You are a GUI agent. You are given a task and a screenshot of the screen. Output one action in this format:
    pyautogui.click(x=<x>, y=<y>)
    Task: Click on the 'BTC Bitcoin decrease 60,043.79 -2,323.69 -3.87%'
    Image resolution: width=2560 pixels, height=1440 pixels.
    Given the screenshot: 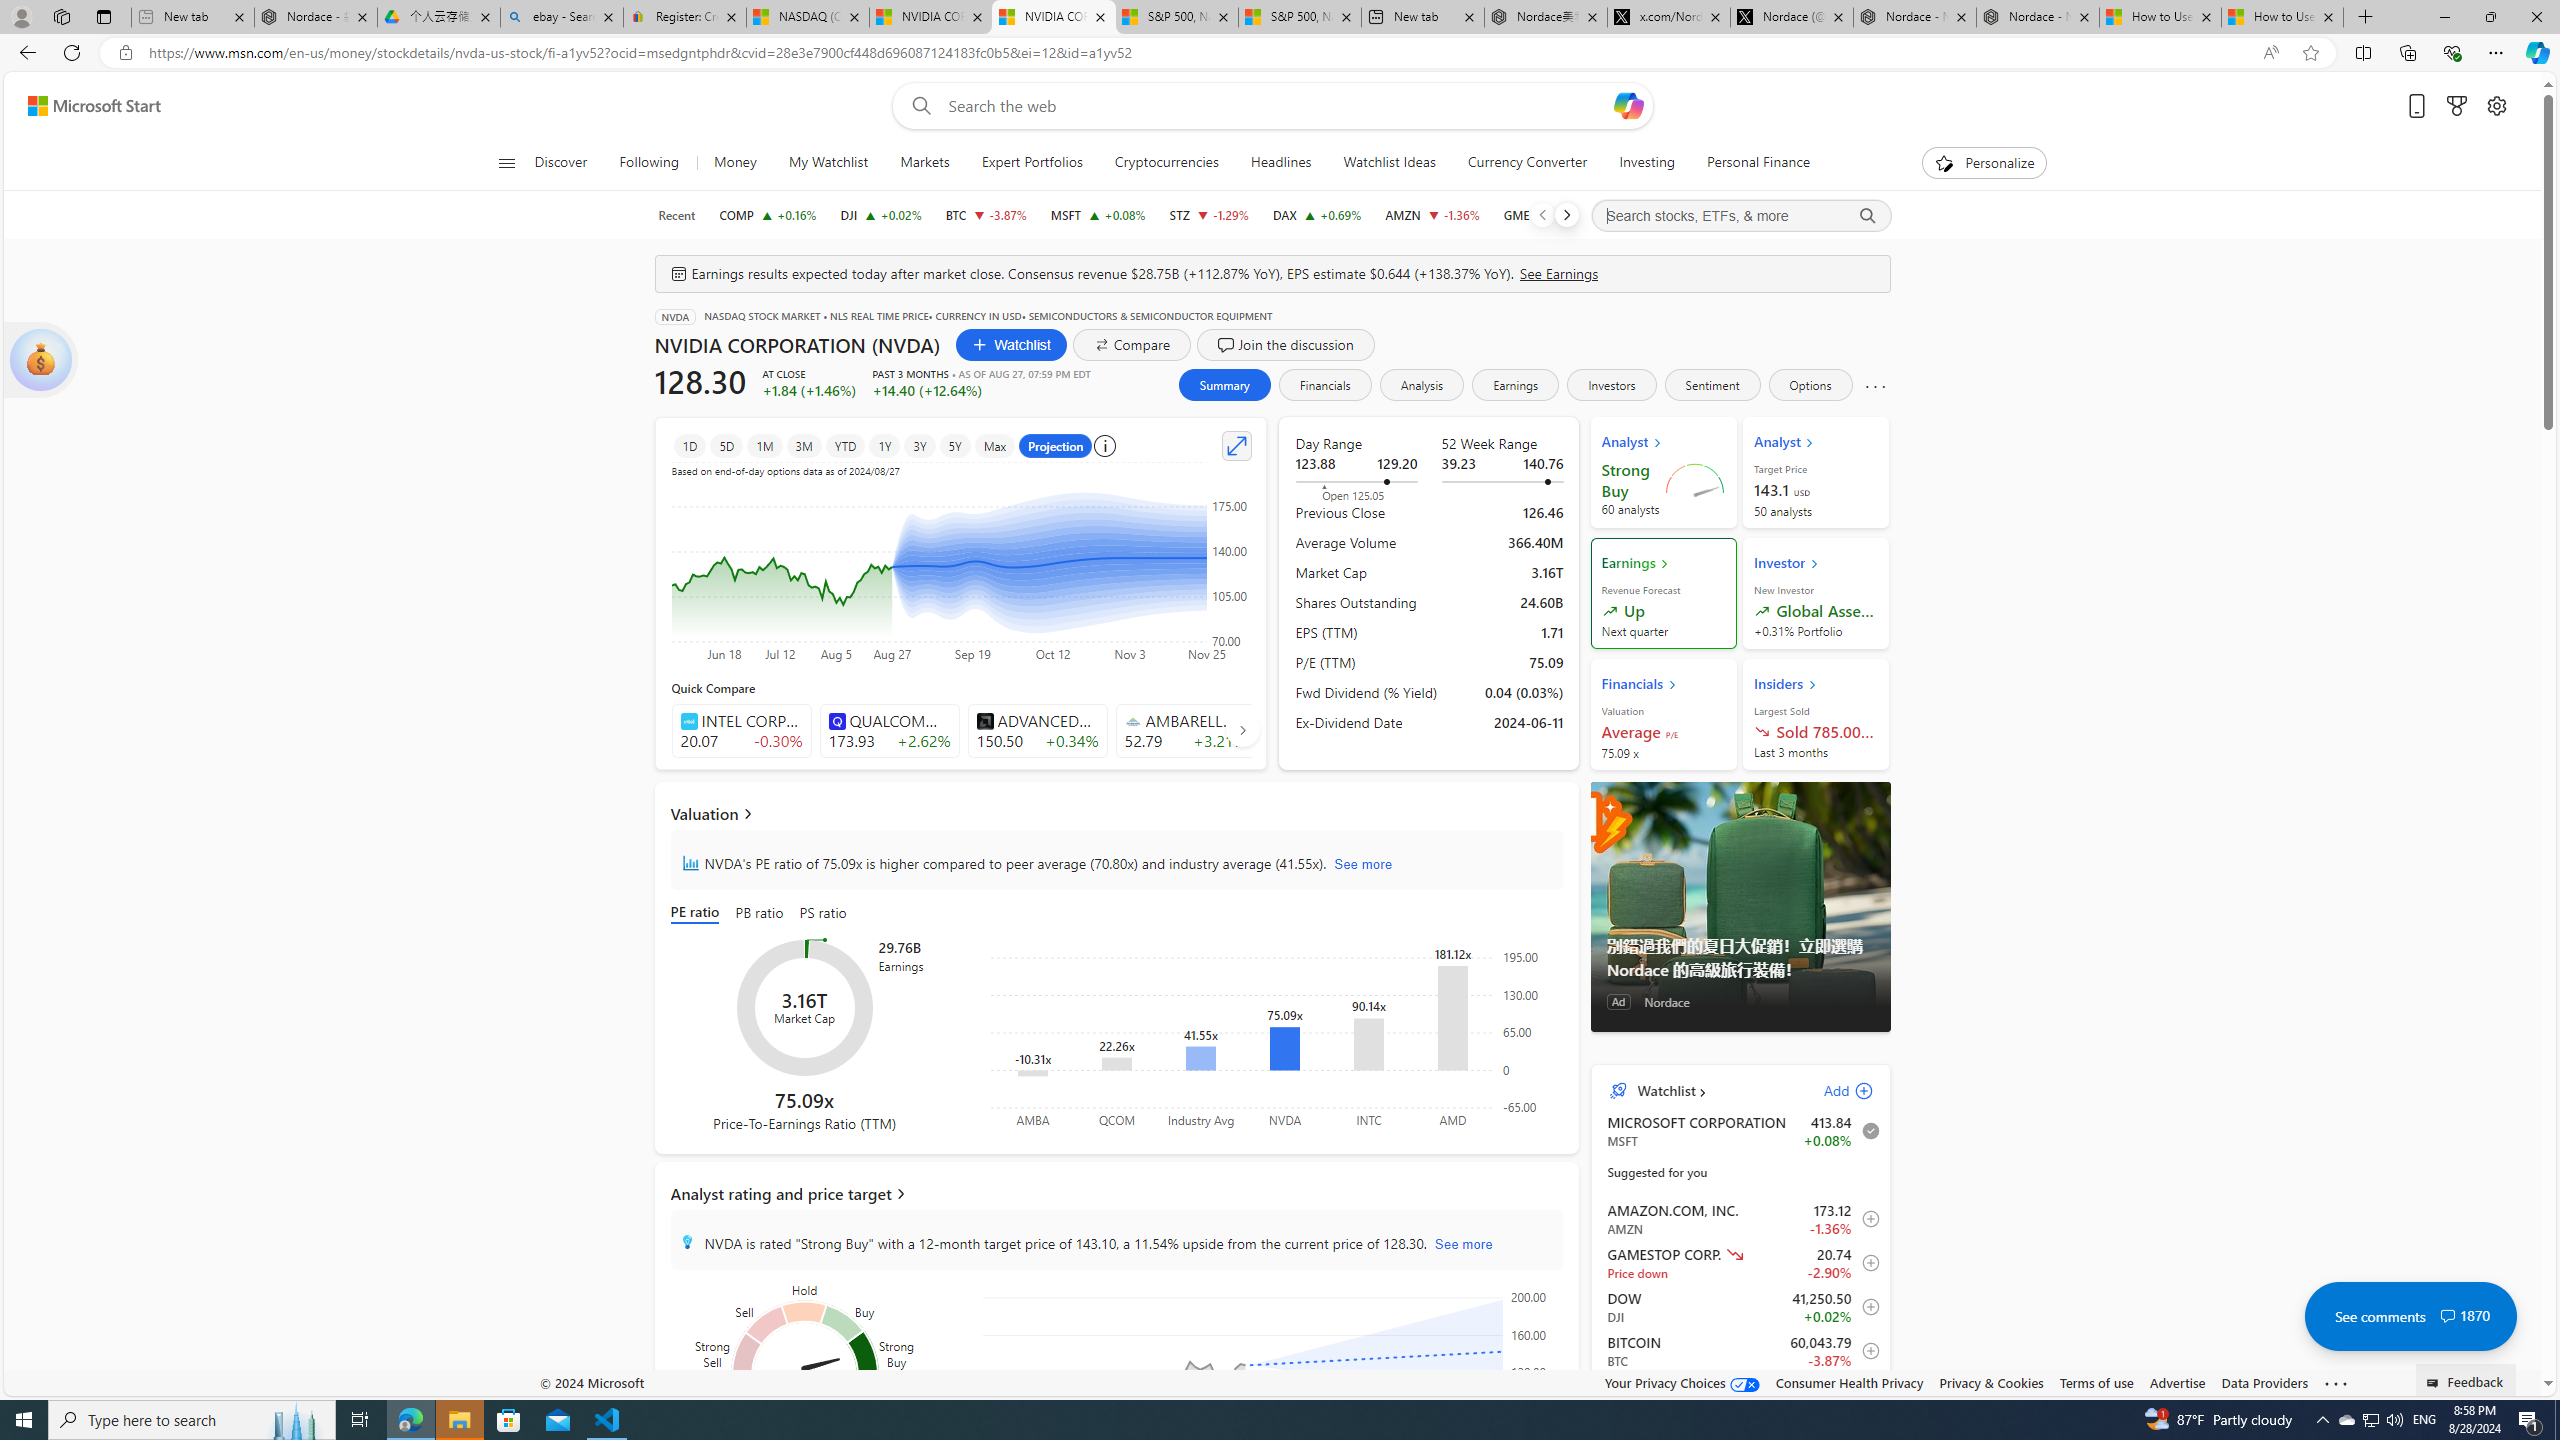 What is the action you would take?
    pyautogui.click(x=985, y=214)
    